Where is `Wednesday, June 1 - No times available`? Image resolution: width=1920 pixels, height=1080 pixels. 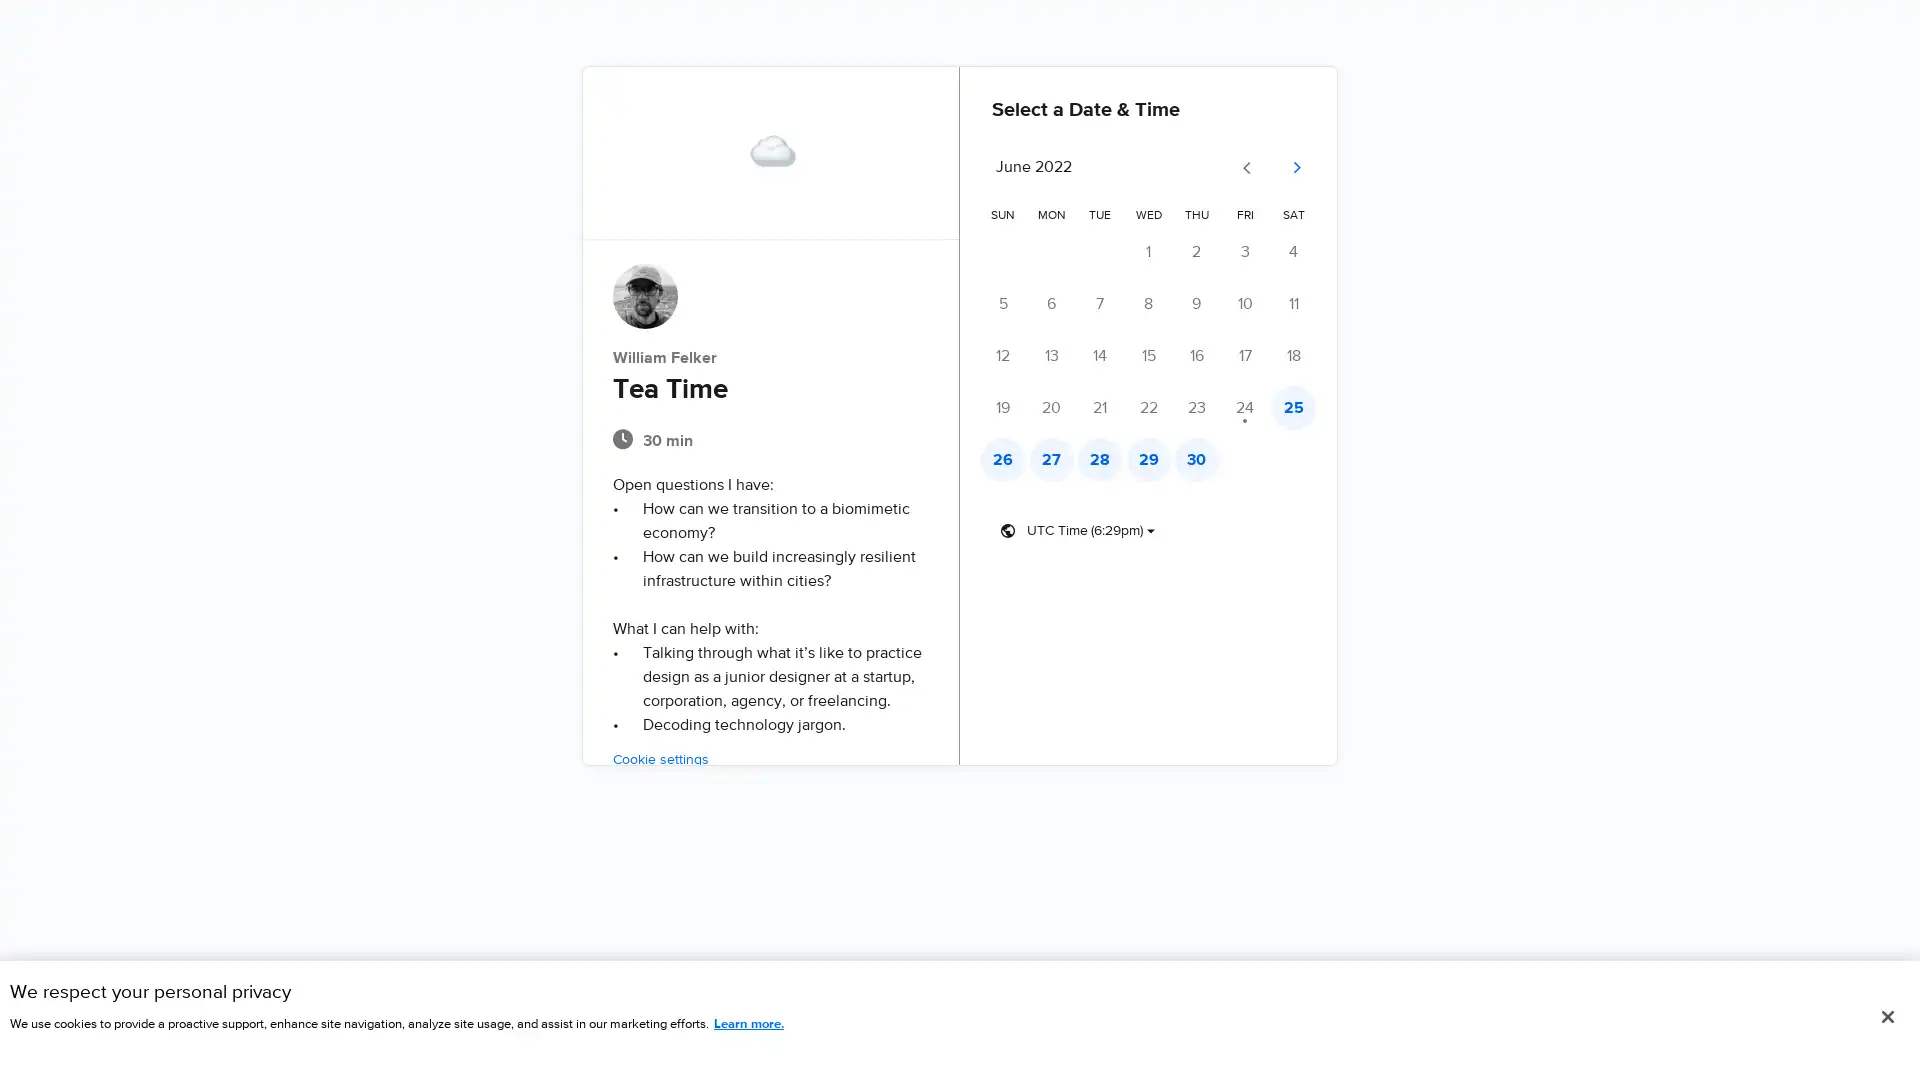
Wednesday, June 1 - No times available is located at coordinates (1158, 250).